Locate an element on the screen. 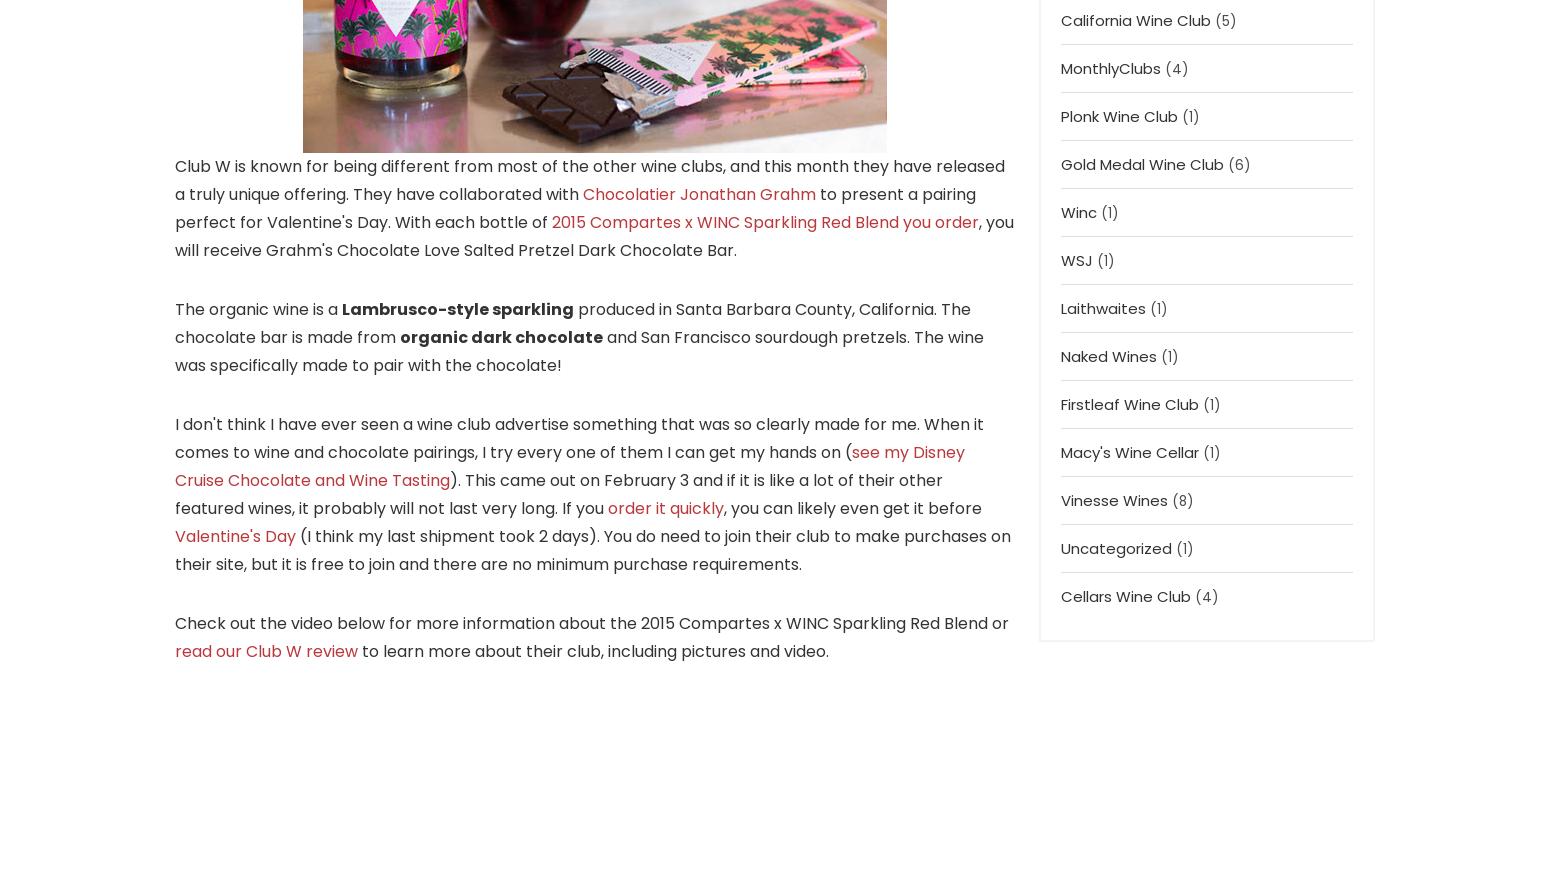  'produced in Santa Barbara County, California. The chocolate bar is made from' is located at coordinates (173, 322).